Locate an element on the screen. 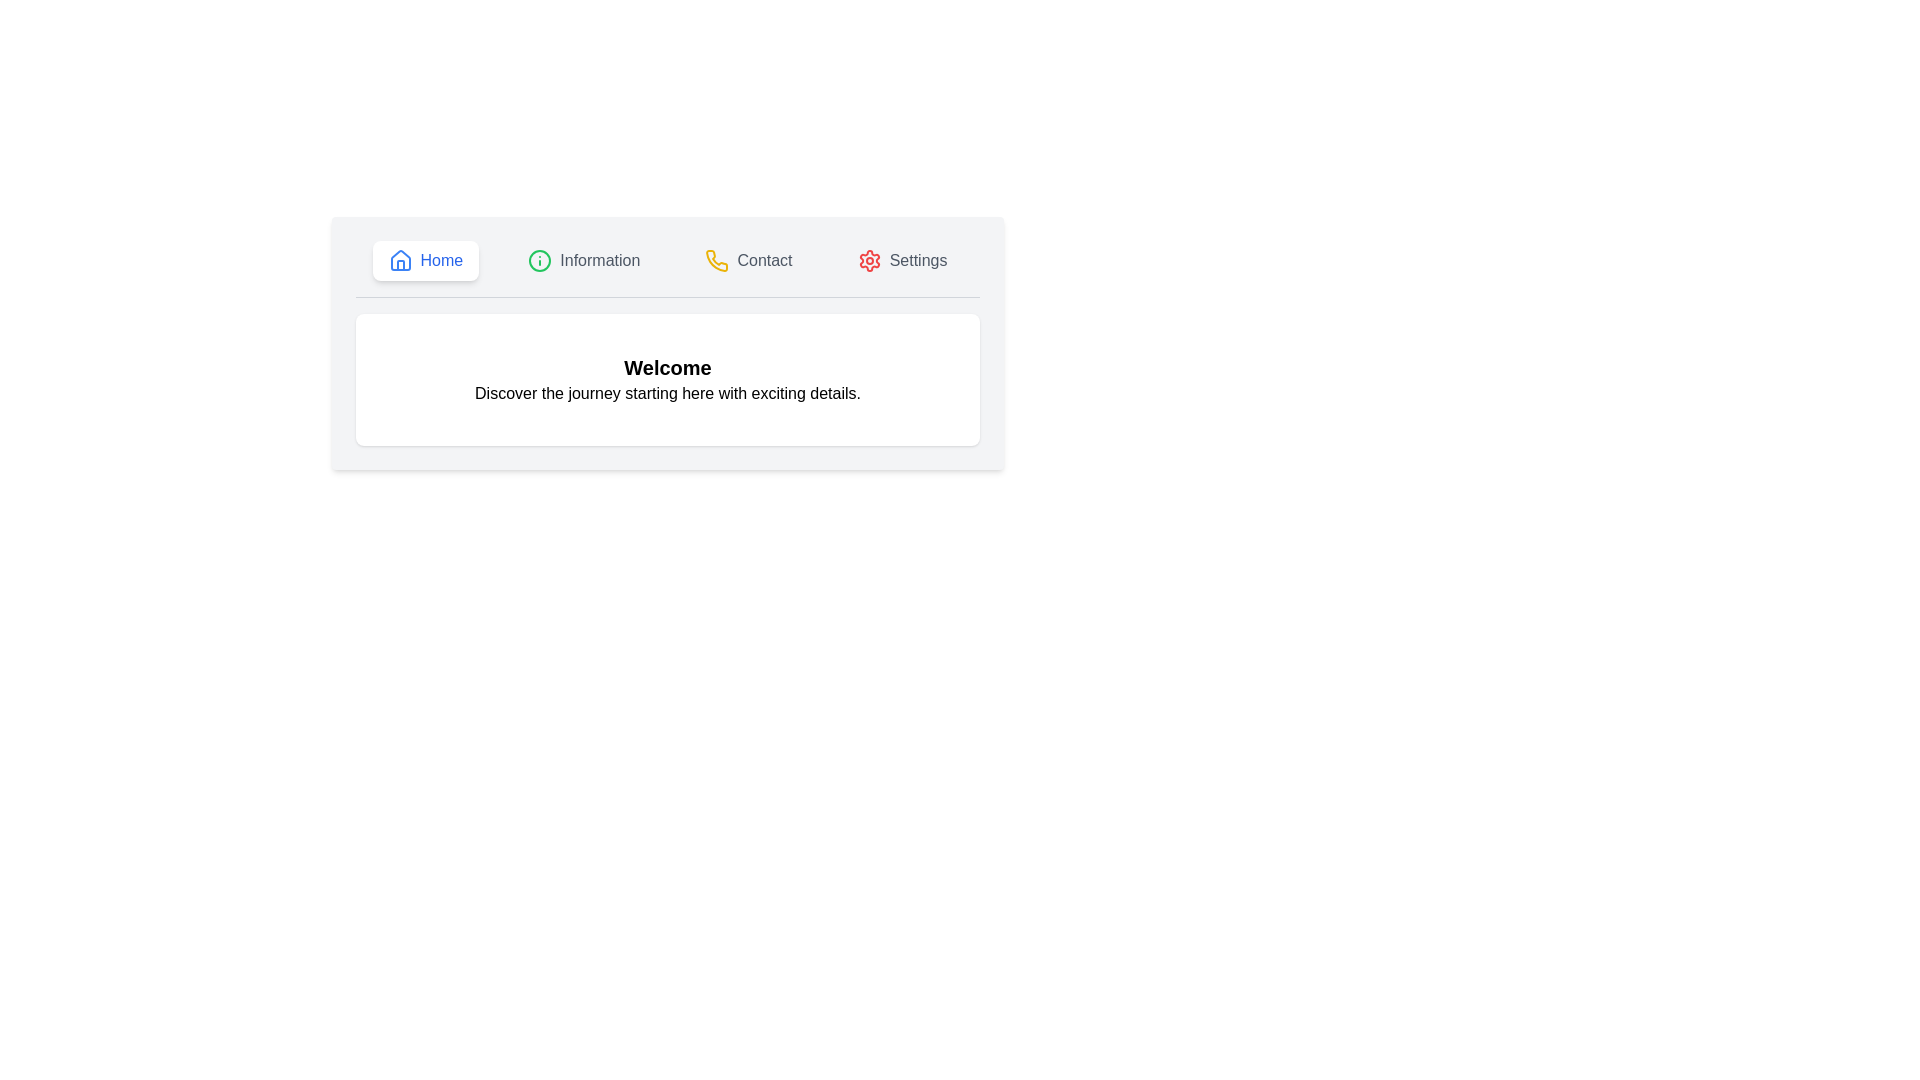 The height and width of the screenshot is (1080, 1920). the 'Contact' icon in the menu bar, which serves as a visual indicator for communication functionality, located between 'Information' and 'Settings' is located at coordinates (717, 260).